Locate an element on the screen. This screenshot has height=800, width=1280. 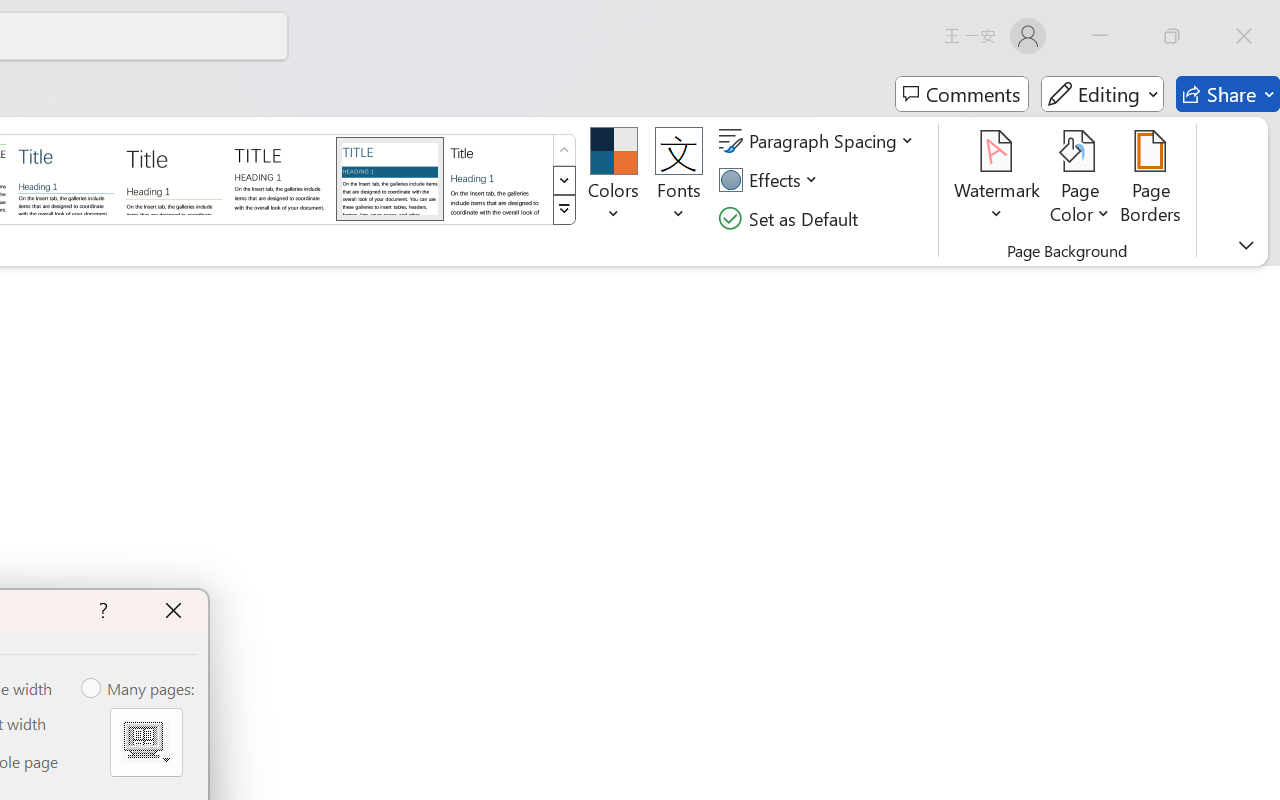
'Colors' is located at coordinates (612, 179).